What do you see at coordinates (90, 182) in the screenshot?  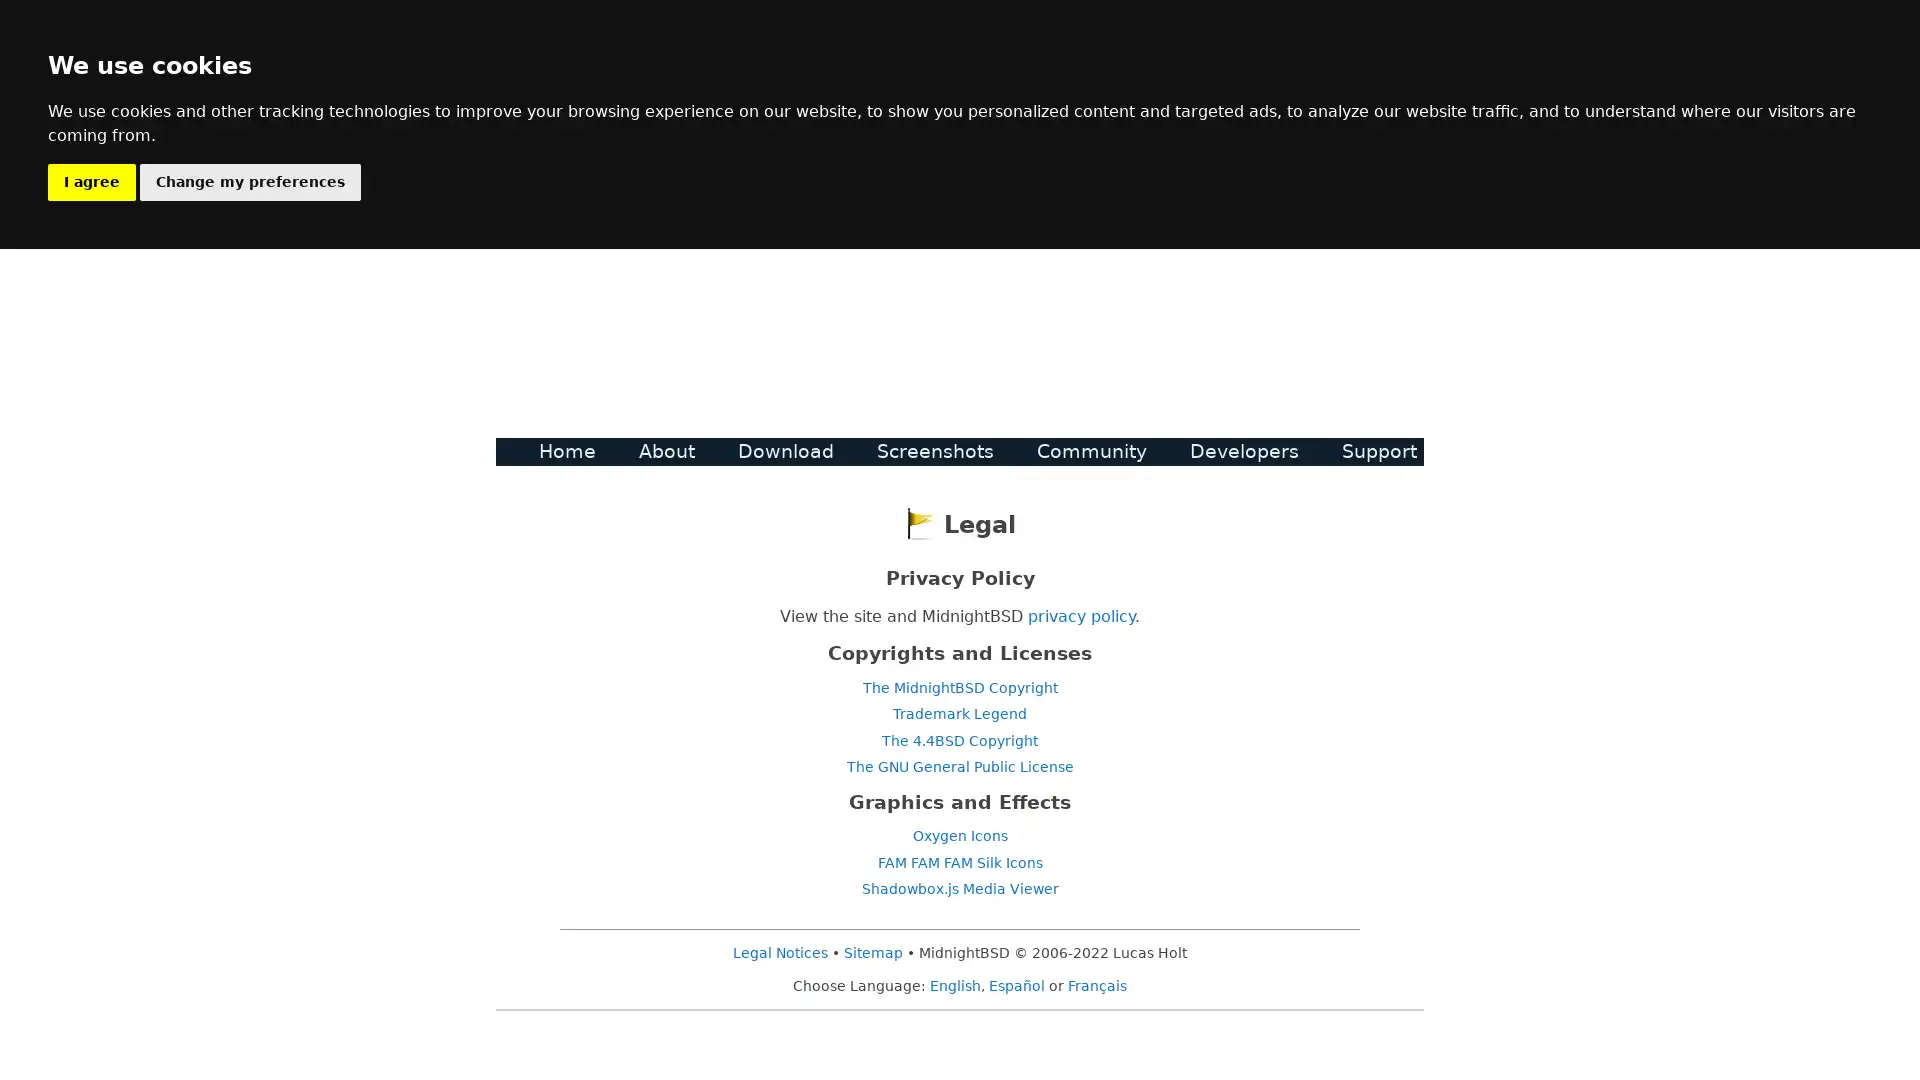 I see `I agree` at bounding box center [90, 182].